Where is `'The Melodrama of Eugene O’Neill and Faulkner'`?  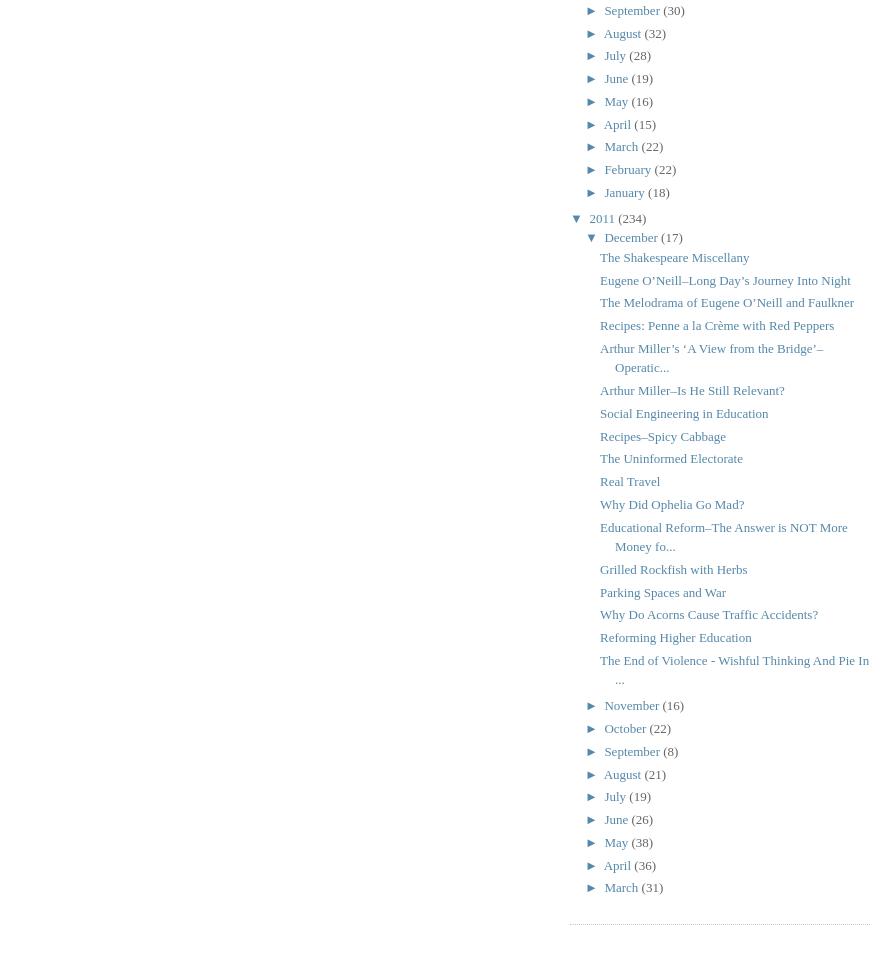 'The Melodrama of Eugene O’Neill and Faulkner' is located at coordinates (726, 302).